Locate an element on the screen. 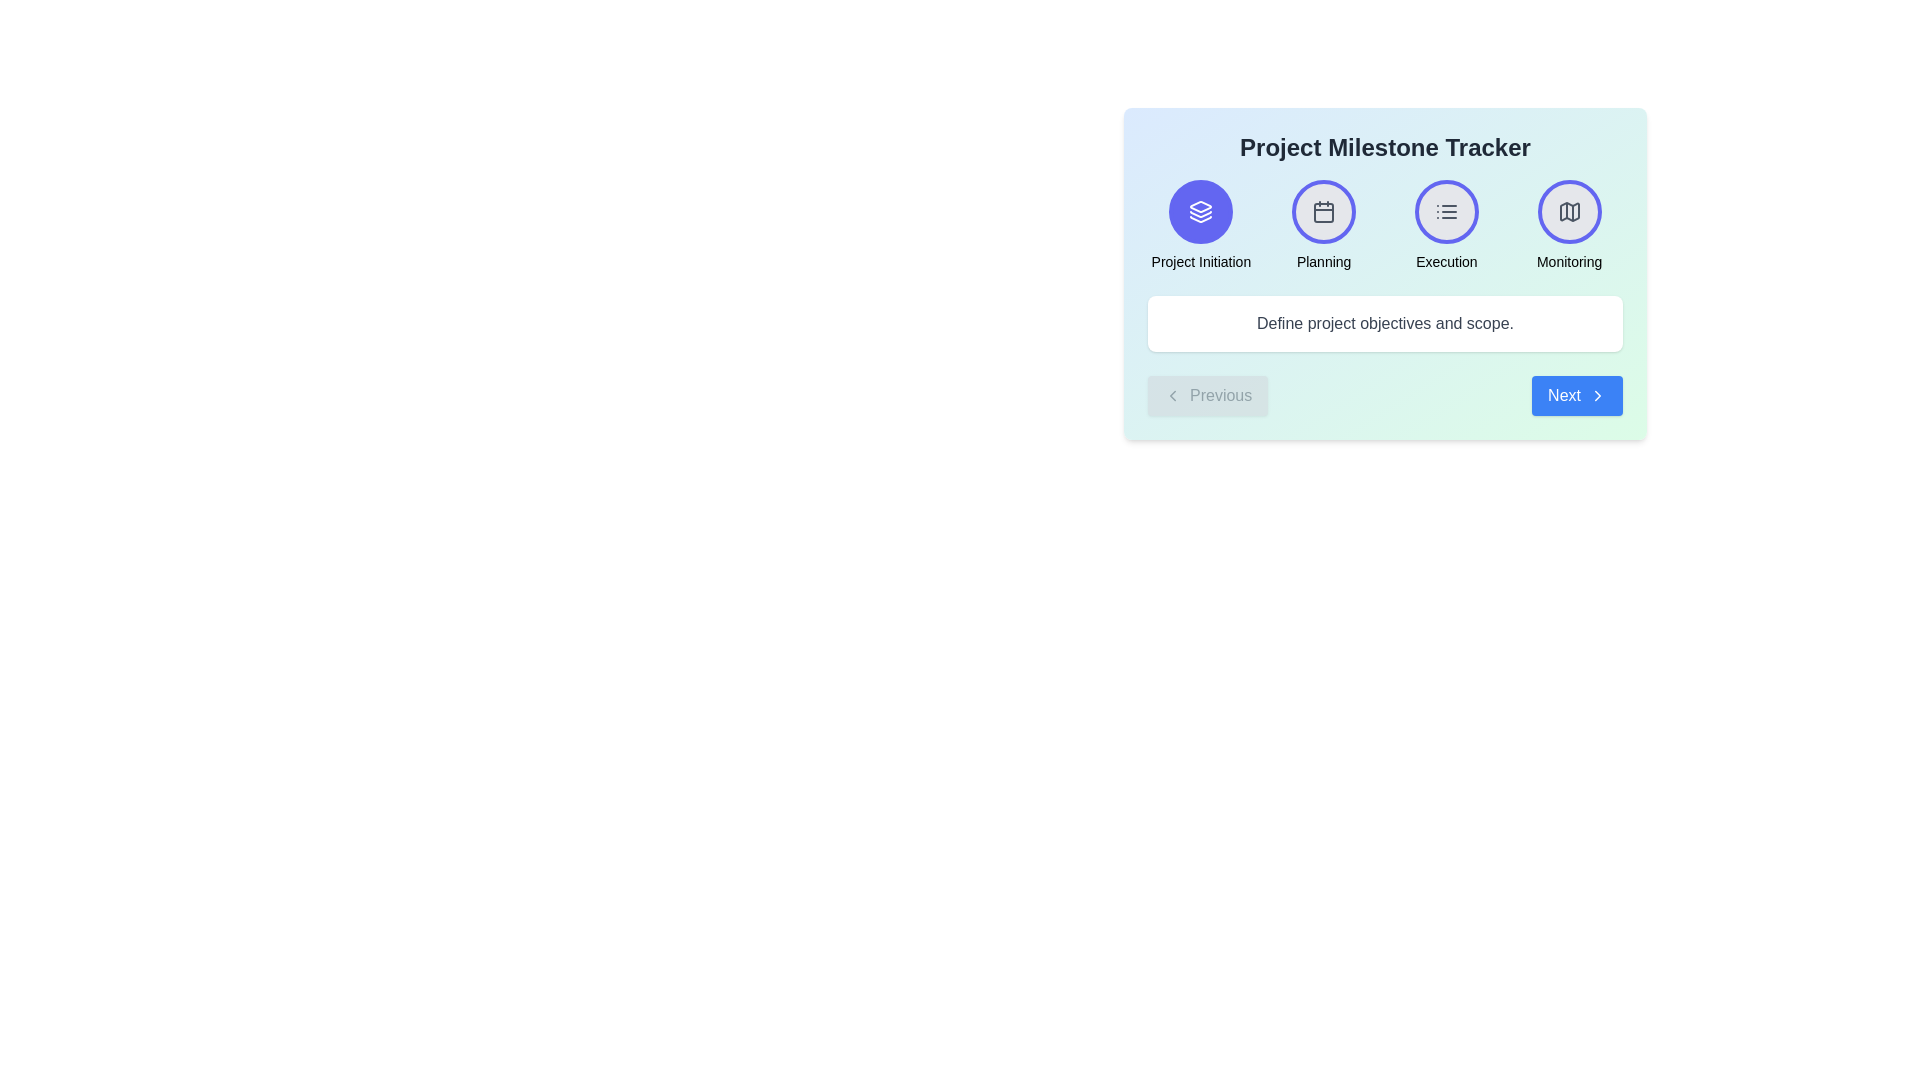 This screenshot has height=1080, width=1920. the rightward chevron arrow icon that is part of the 'Next' button, located at the bottom right of the content area is located at coordinates (1597, 396).